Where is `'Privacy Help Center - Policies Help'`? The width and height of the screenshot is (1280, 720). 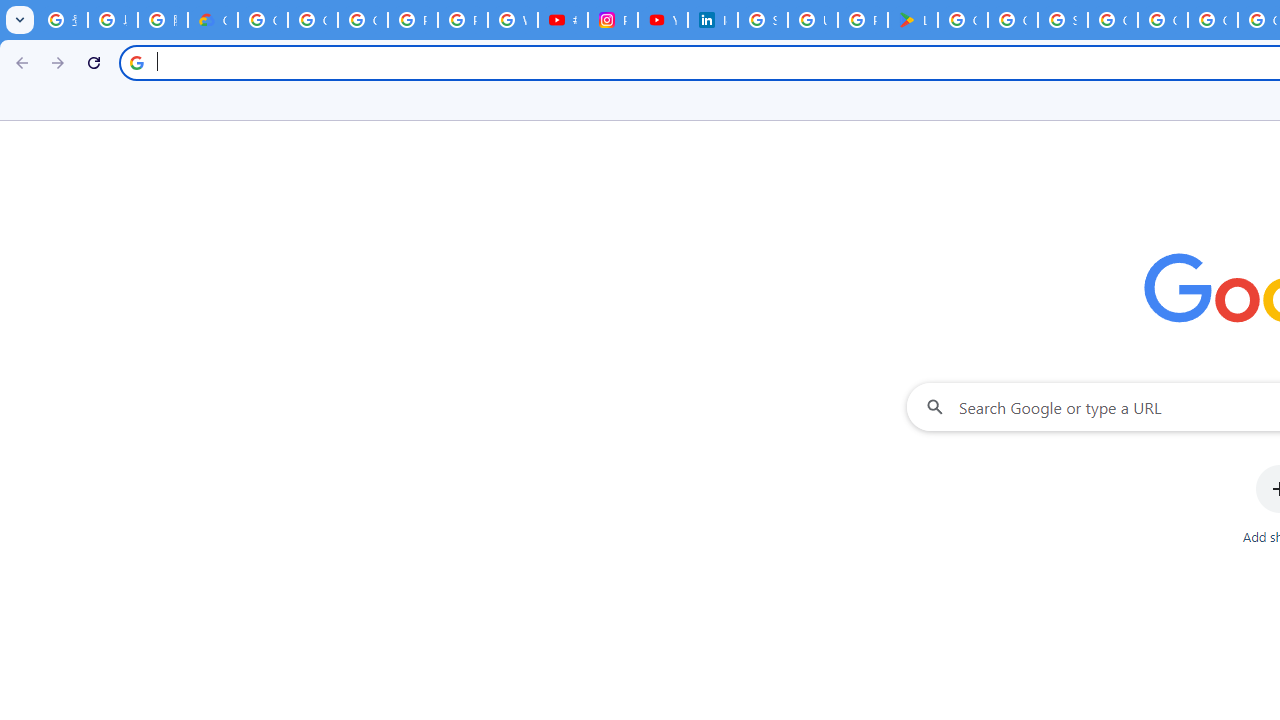 'Privacy Help Center - Policies Help' is located at coordinates (411, 20).